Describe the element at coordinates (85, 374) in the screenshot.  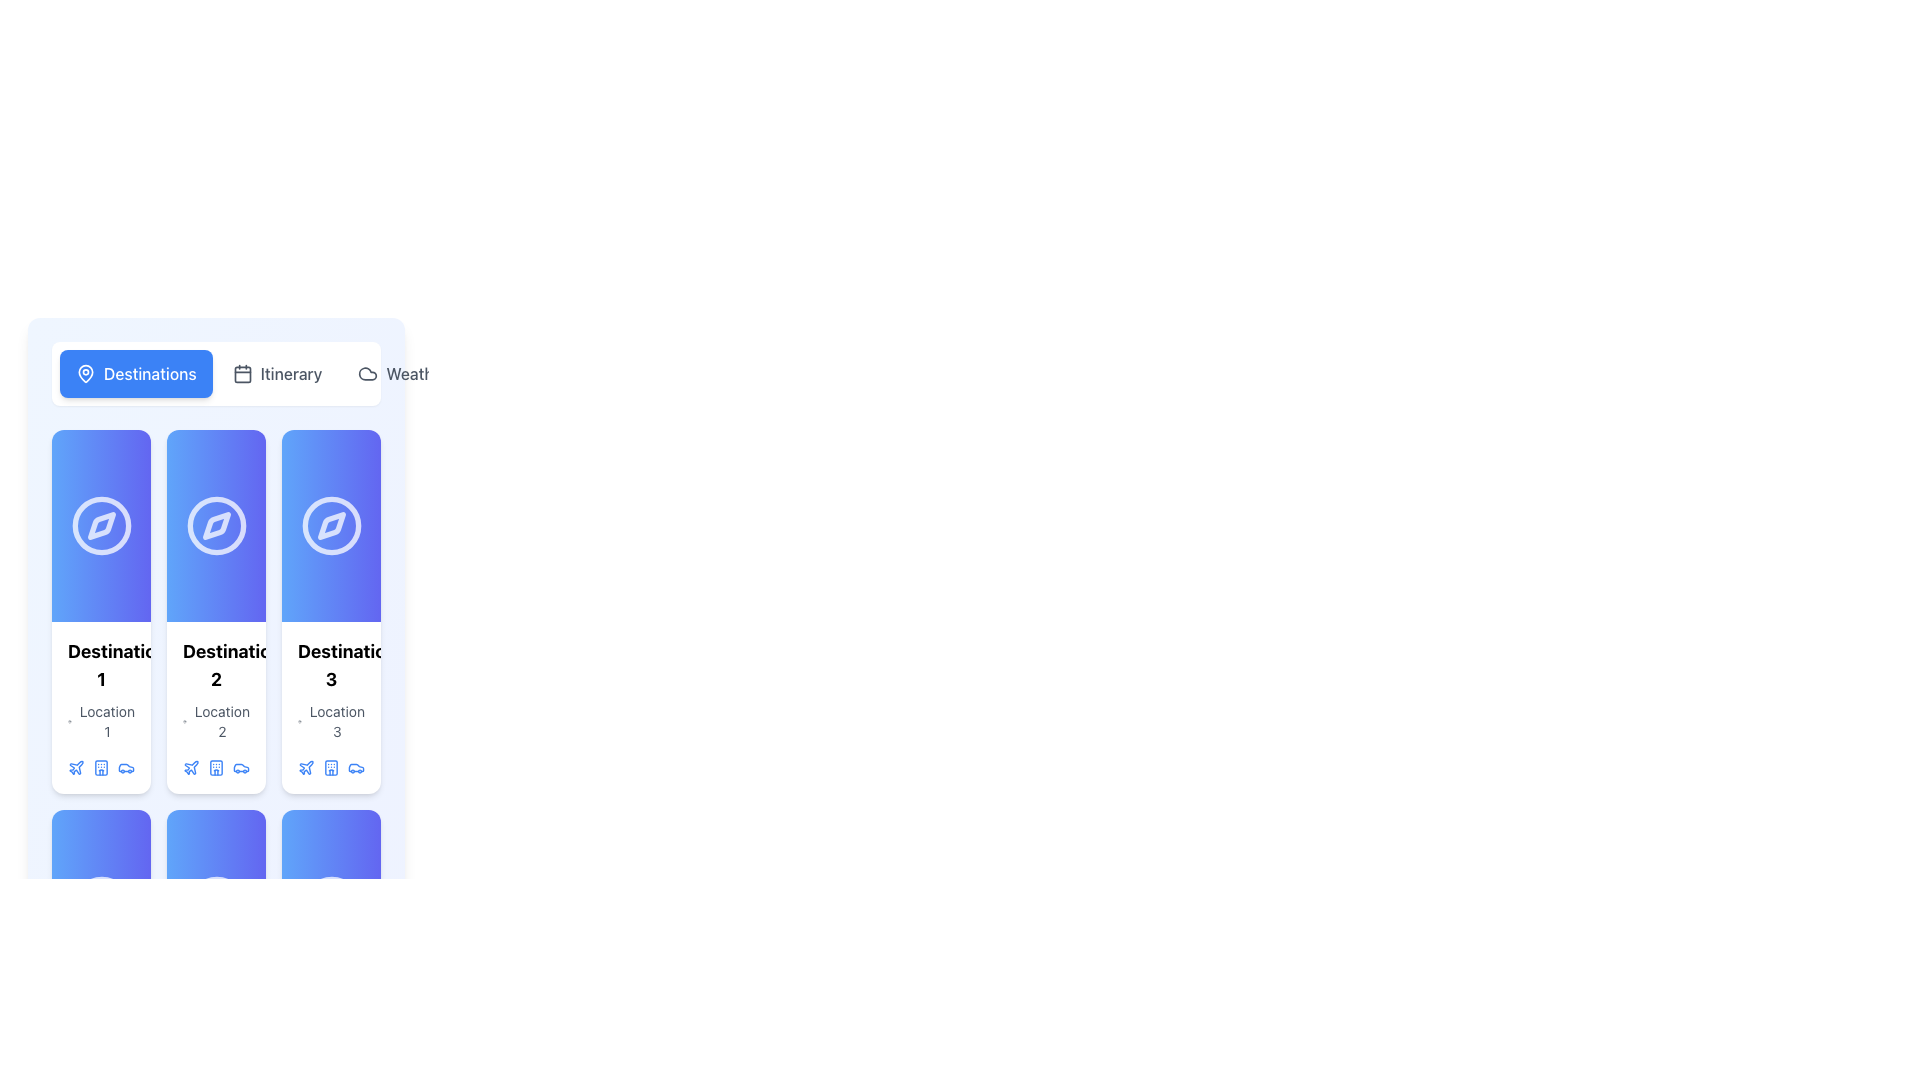
I see `the map pin icon styled element located within the 'Destinations' button, positioned towards the left side of the text label 'Destinations'` at that location.